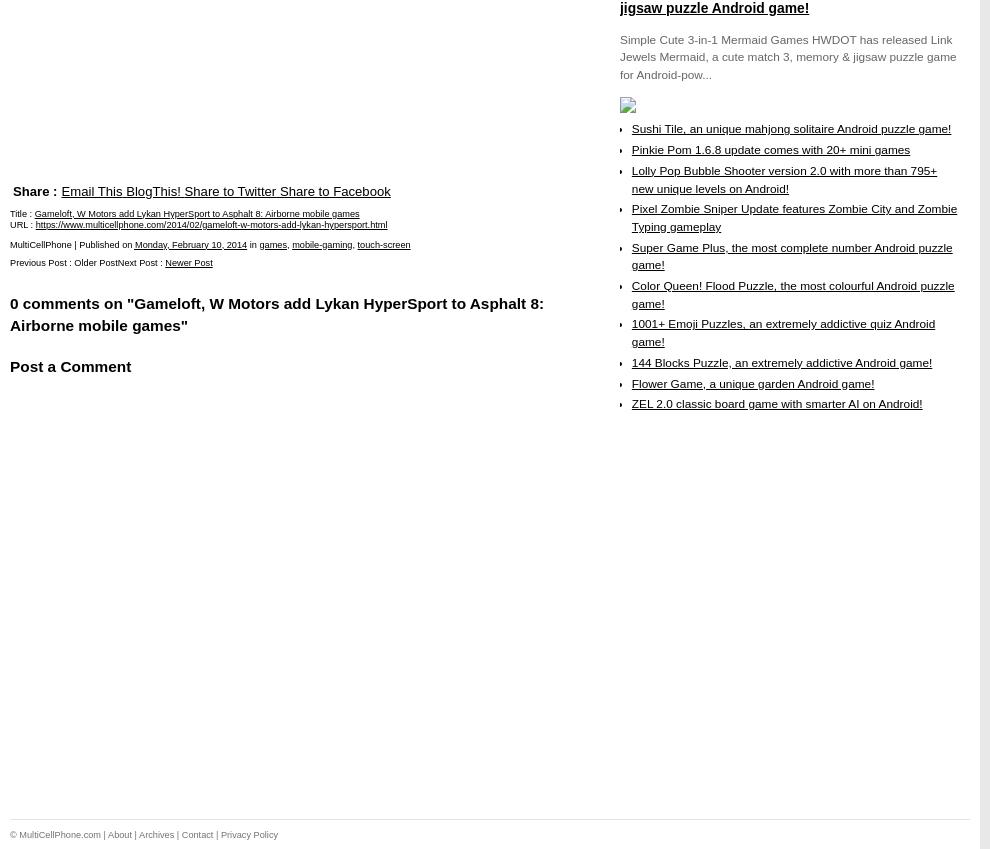 The height and width of the screenshot is (849, 990). Describe the element at coordinates (333, 189) in the screenshot. I see `'Share to Facebook'` at that location.